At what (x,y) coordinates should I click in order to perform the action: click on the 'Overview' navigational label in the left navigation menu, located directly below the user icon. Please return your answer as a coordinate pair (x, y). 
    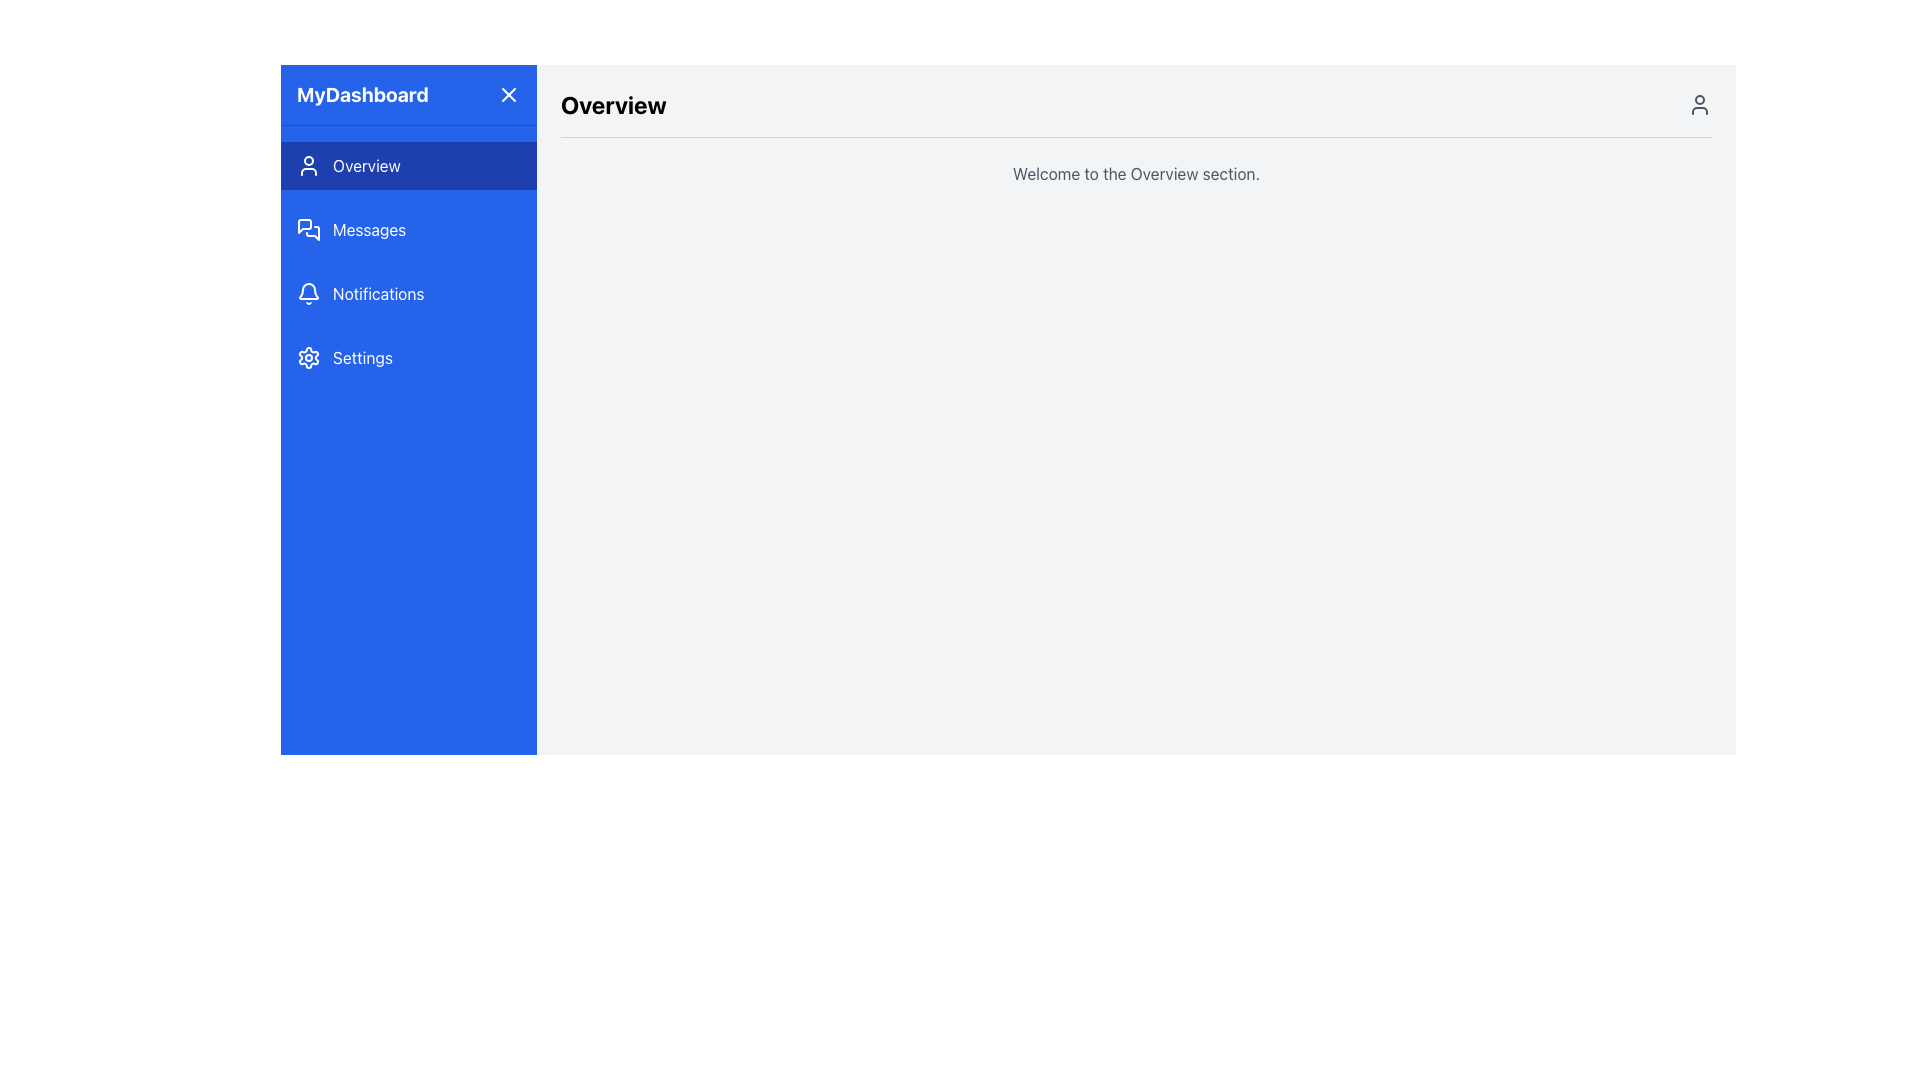
    Looking at the image, I should click on (366, 164).